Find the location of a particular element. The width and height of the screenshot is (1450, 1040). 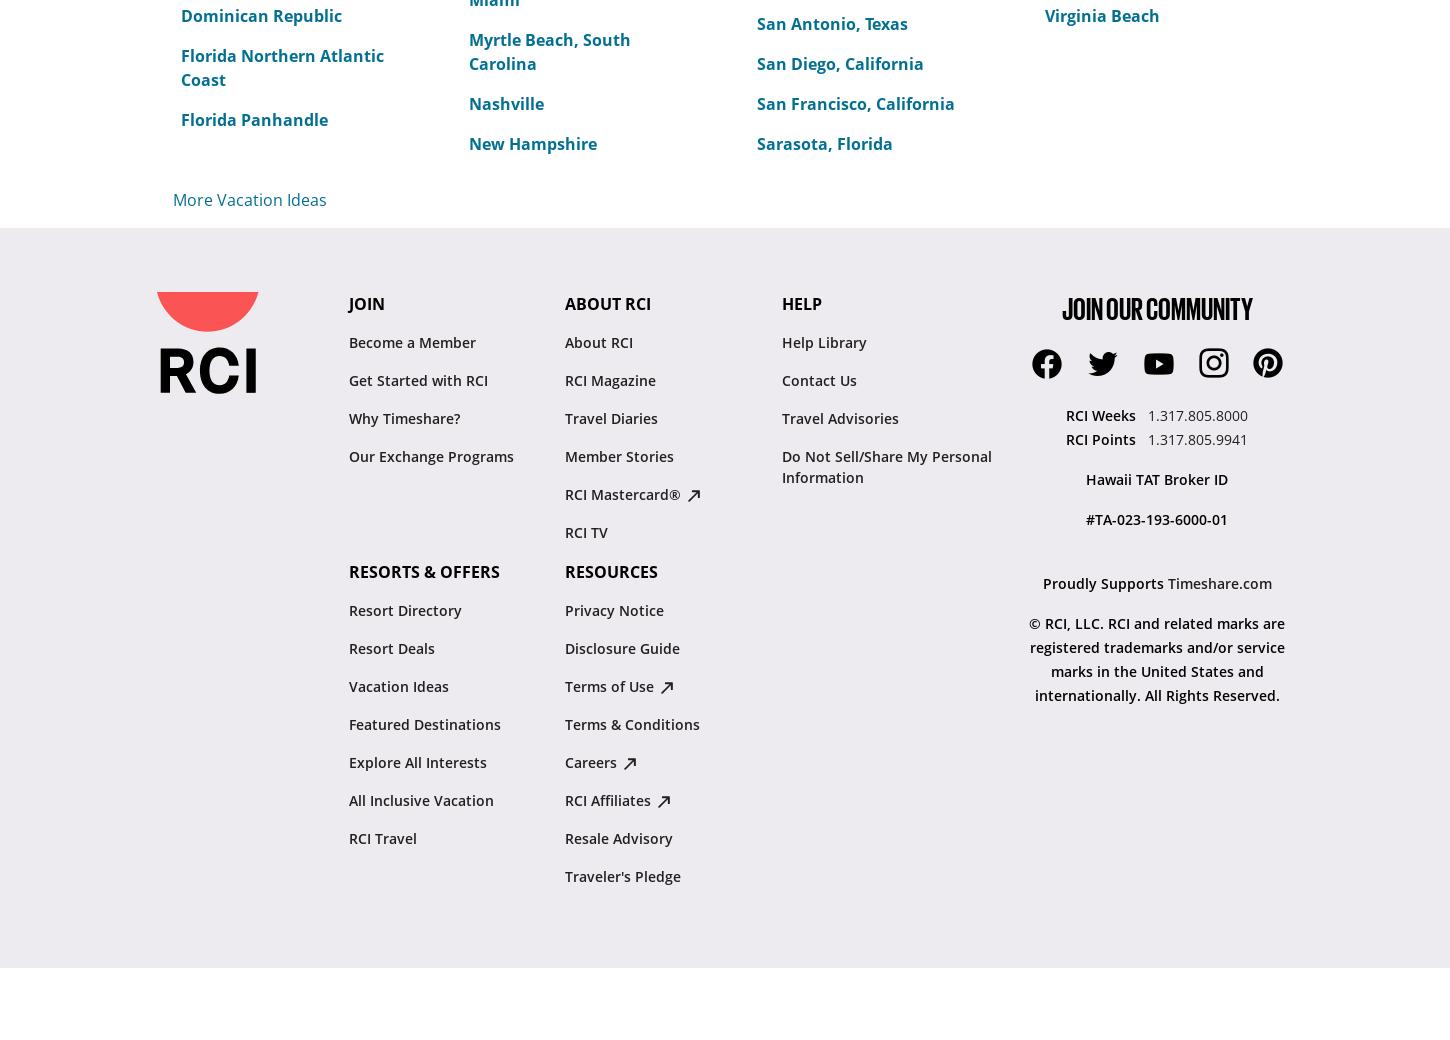

'Vacation Ideas' is located at coordinates (398, 686).